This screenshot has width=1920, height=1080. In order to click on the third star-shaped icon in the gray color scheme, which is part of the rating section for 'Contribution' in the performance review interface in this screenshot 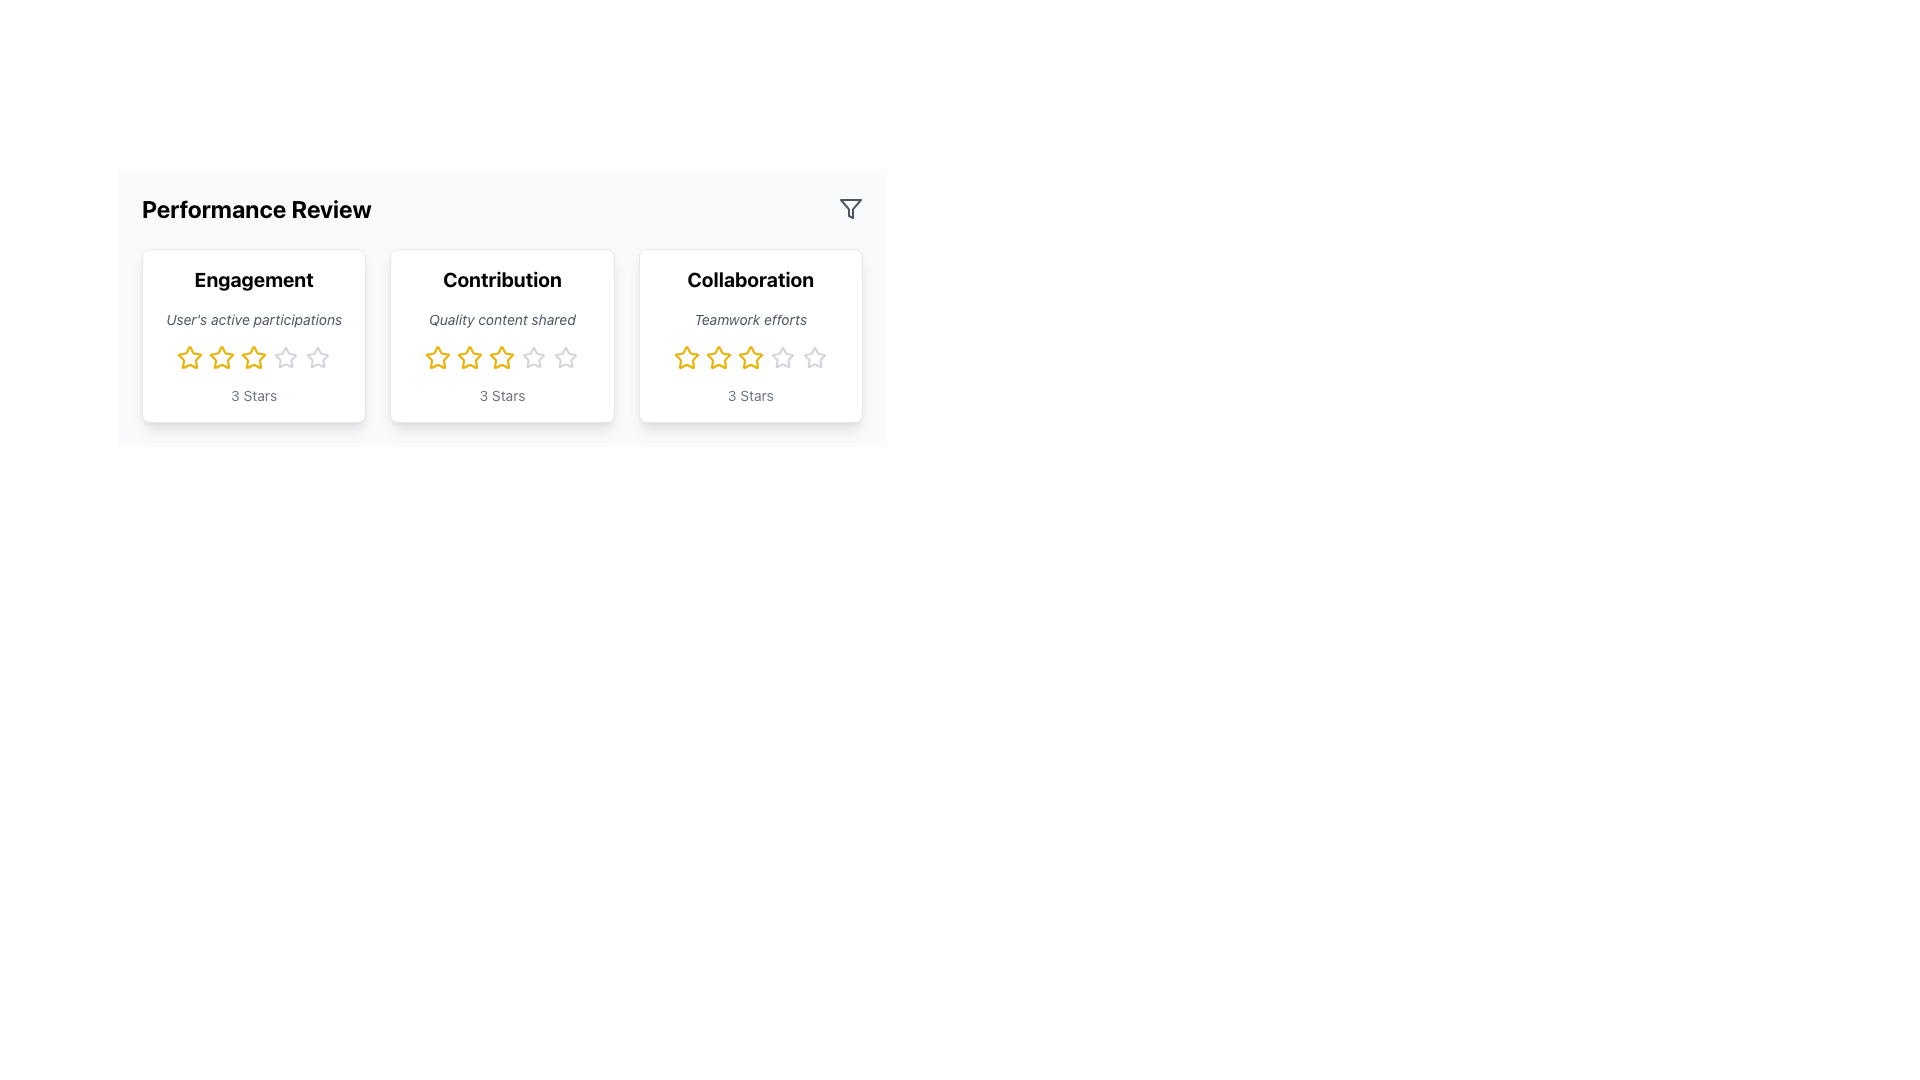, I will do `click(534, 356)`.